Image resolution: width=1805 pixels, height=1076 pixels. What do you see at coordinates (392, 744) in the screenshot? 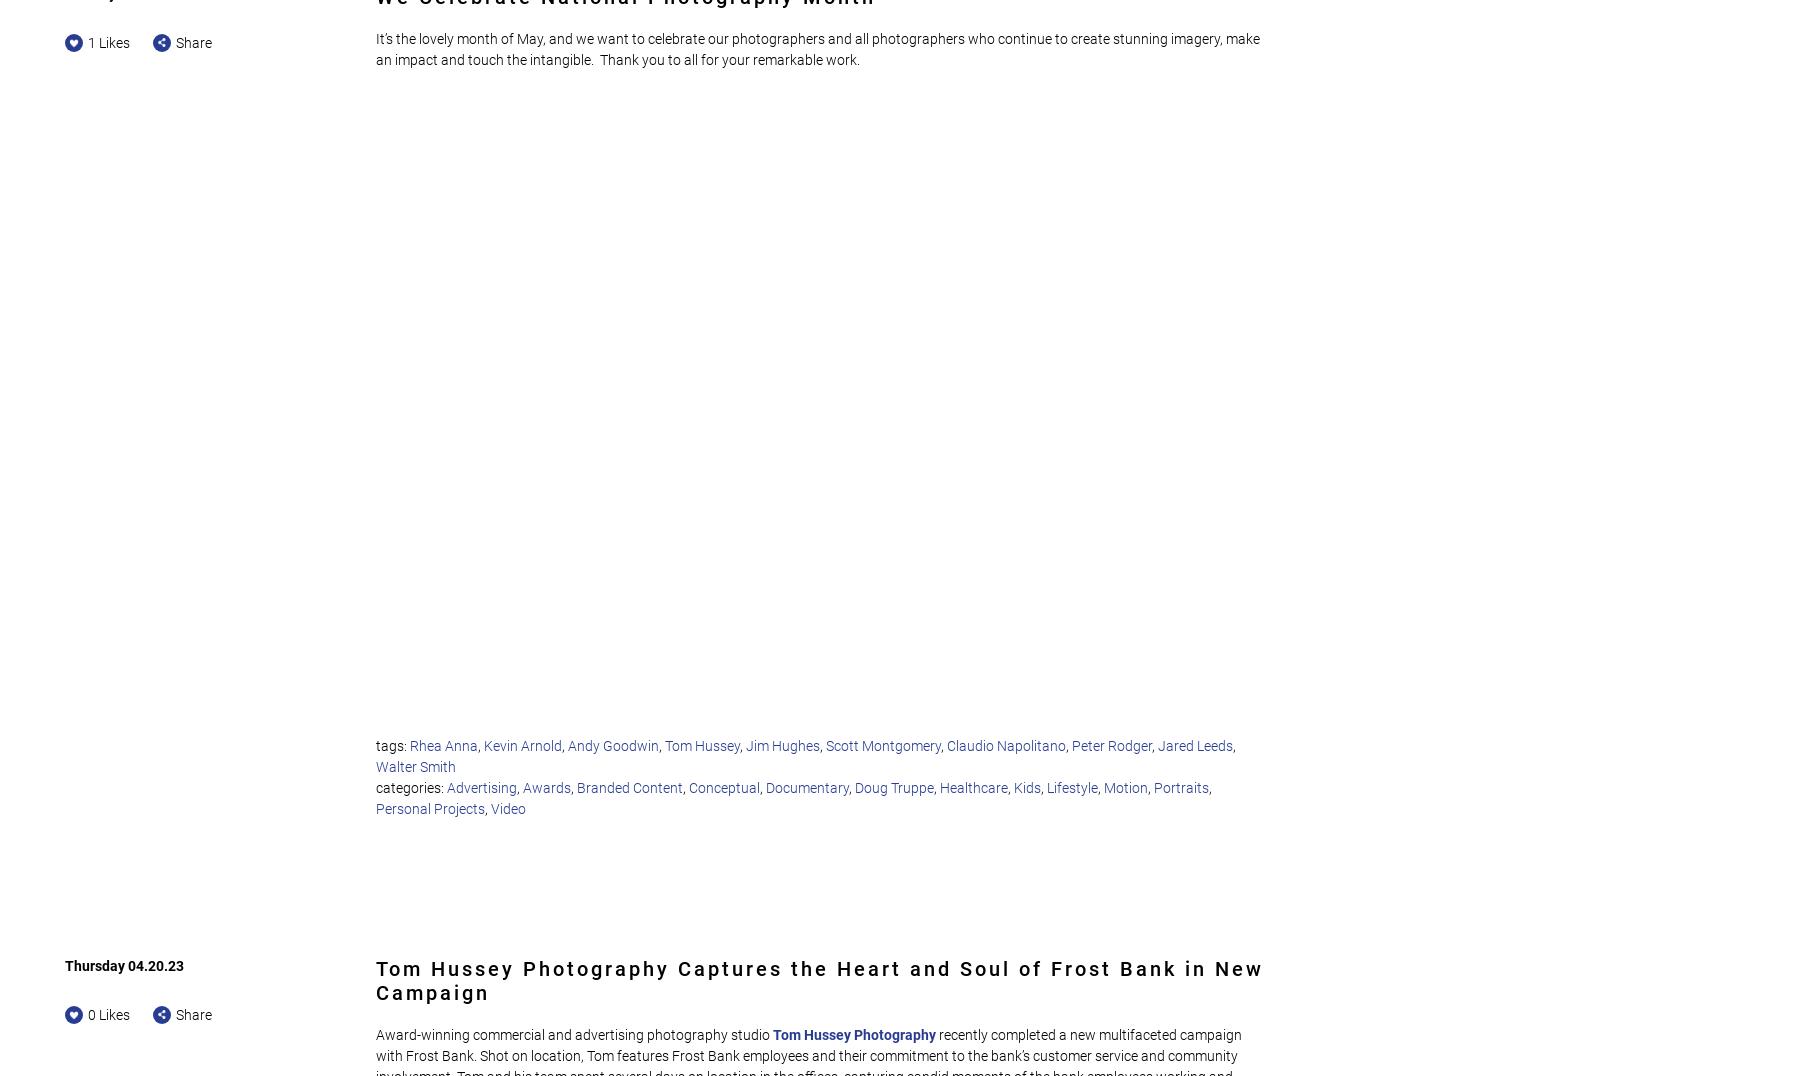
I see `'tags:'` at bounding box center [392, 744].